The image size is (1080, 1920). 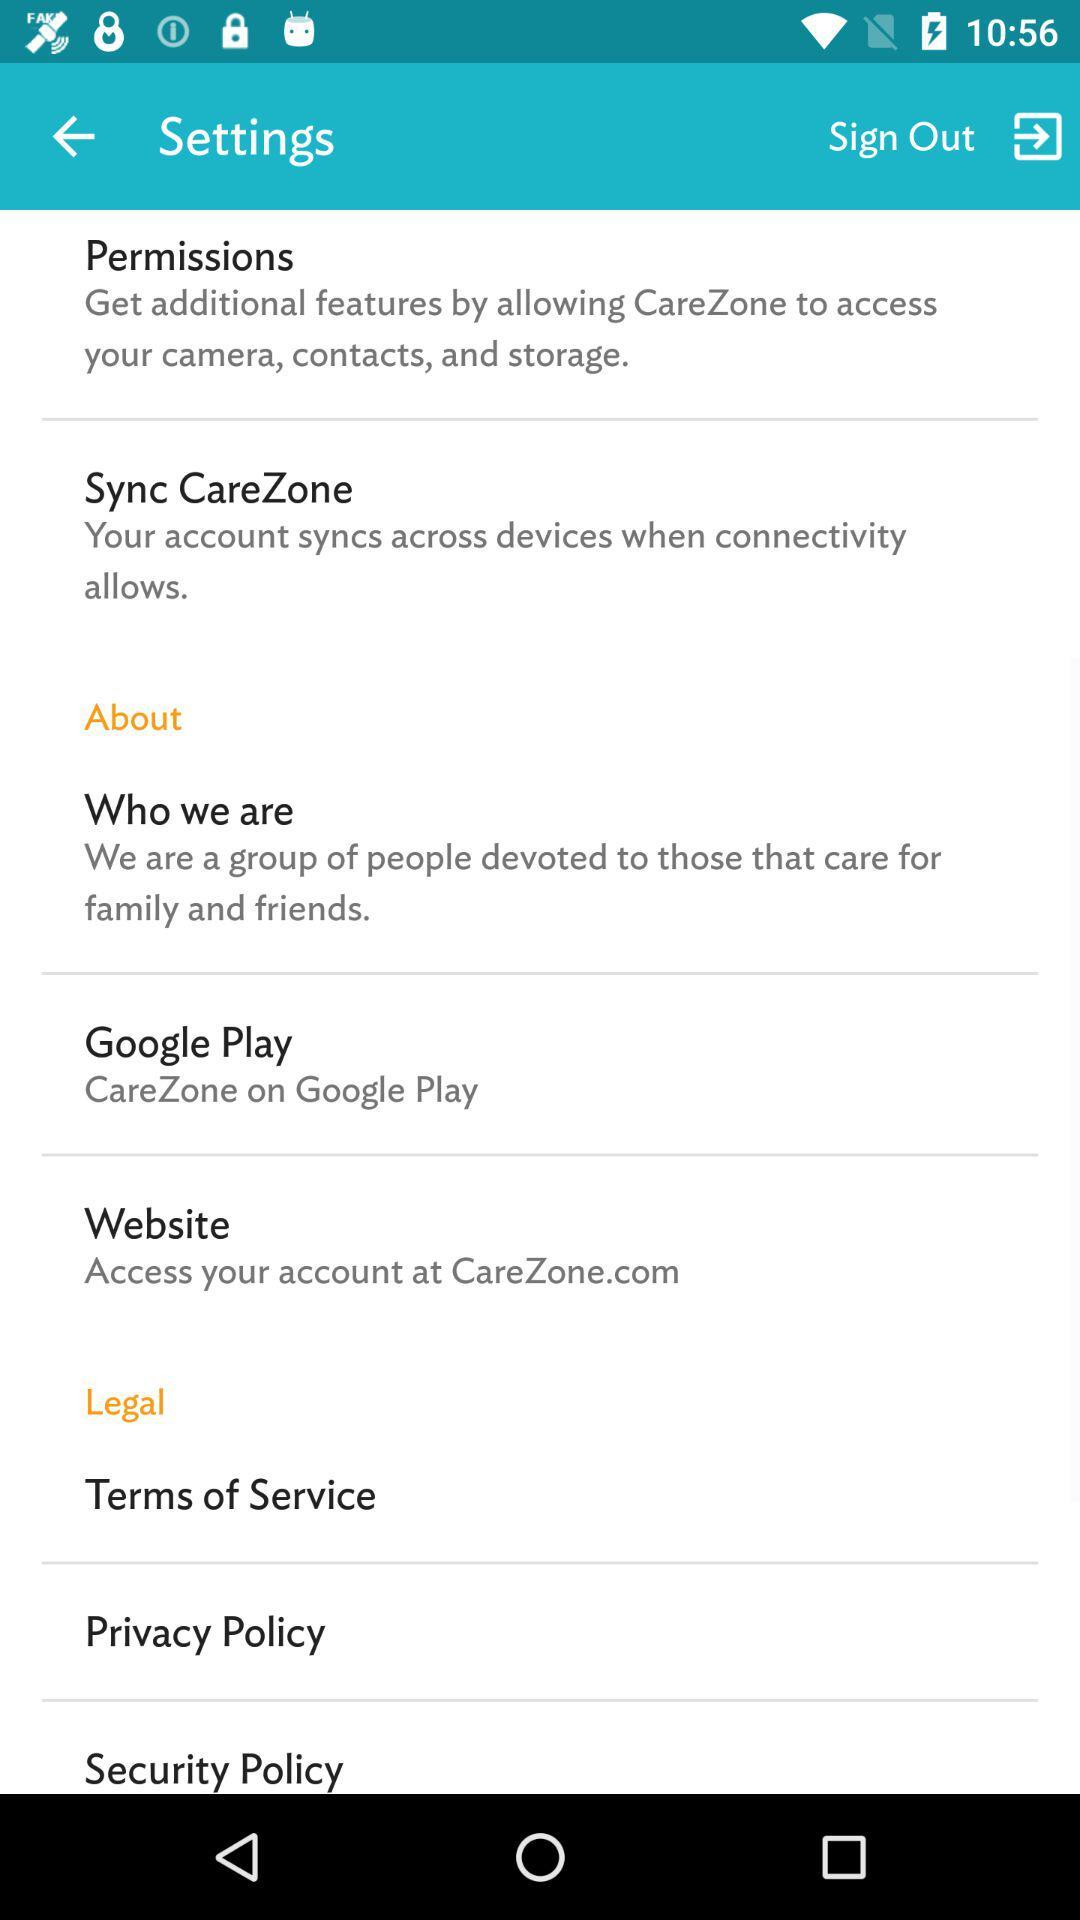 I want to click on icon above website, so click(x=281, y=1088).